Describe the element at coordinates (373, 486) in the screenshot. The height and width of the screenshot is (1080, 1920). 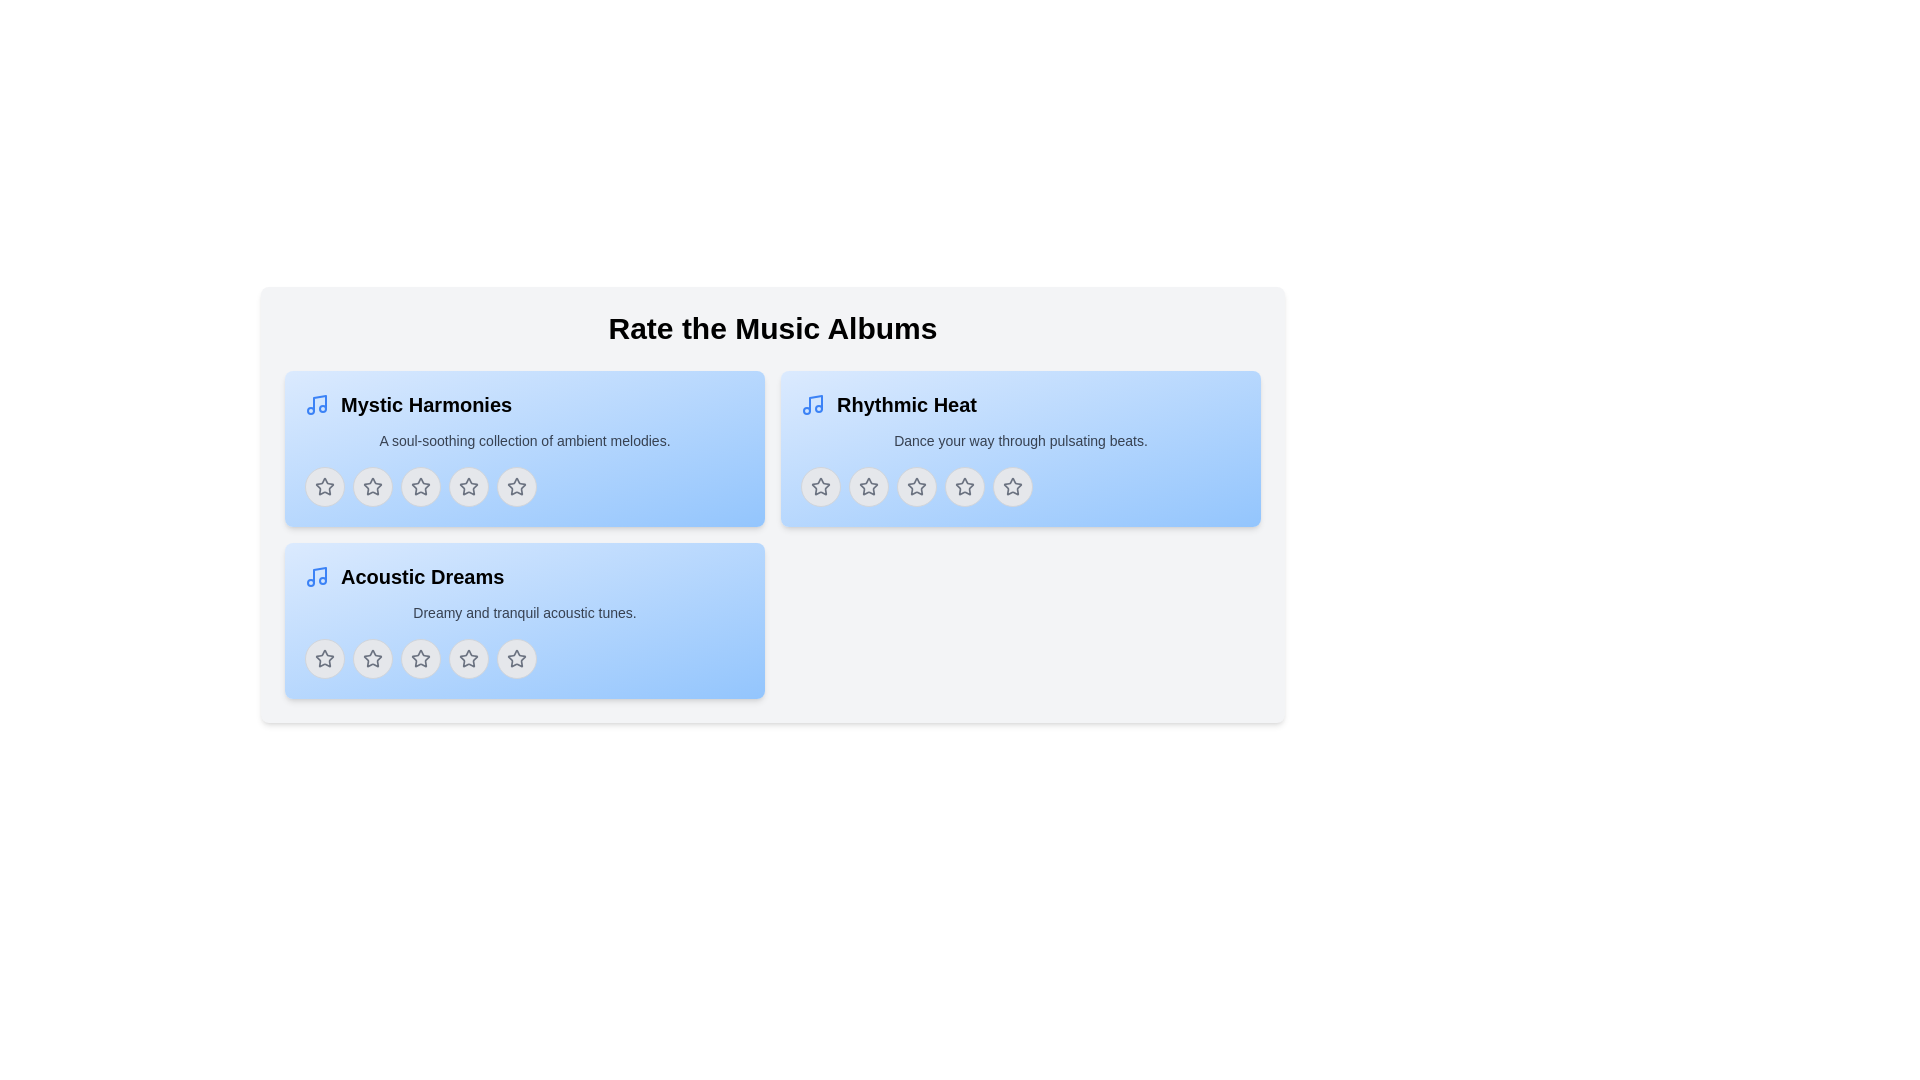
I see `the pointer over the second star-shaped rating icon in the 'Mystic Harmonies' section` at that location.